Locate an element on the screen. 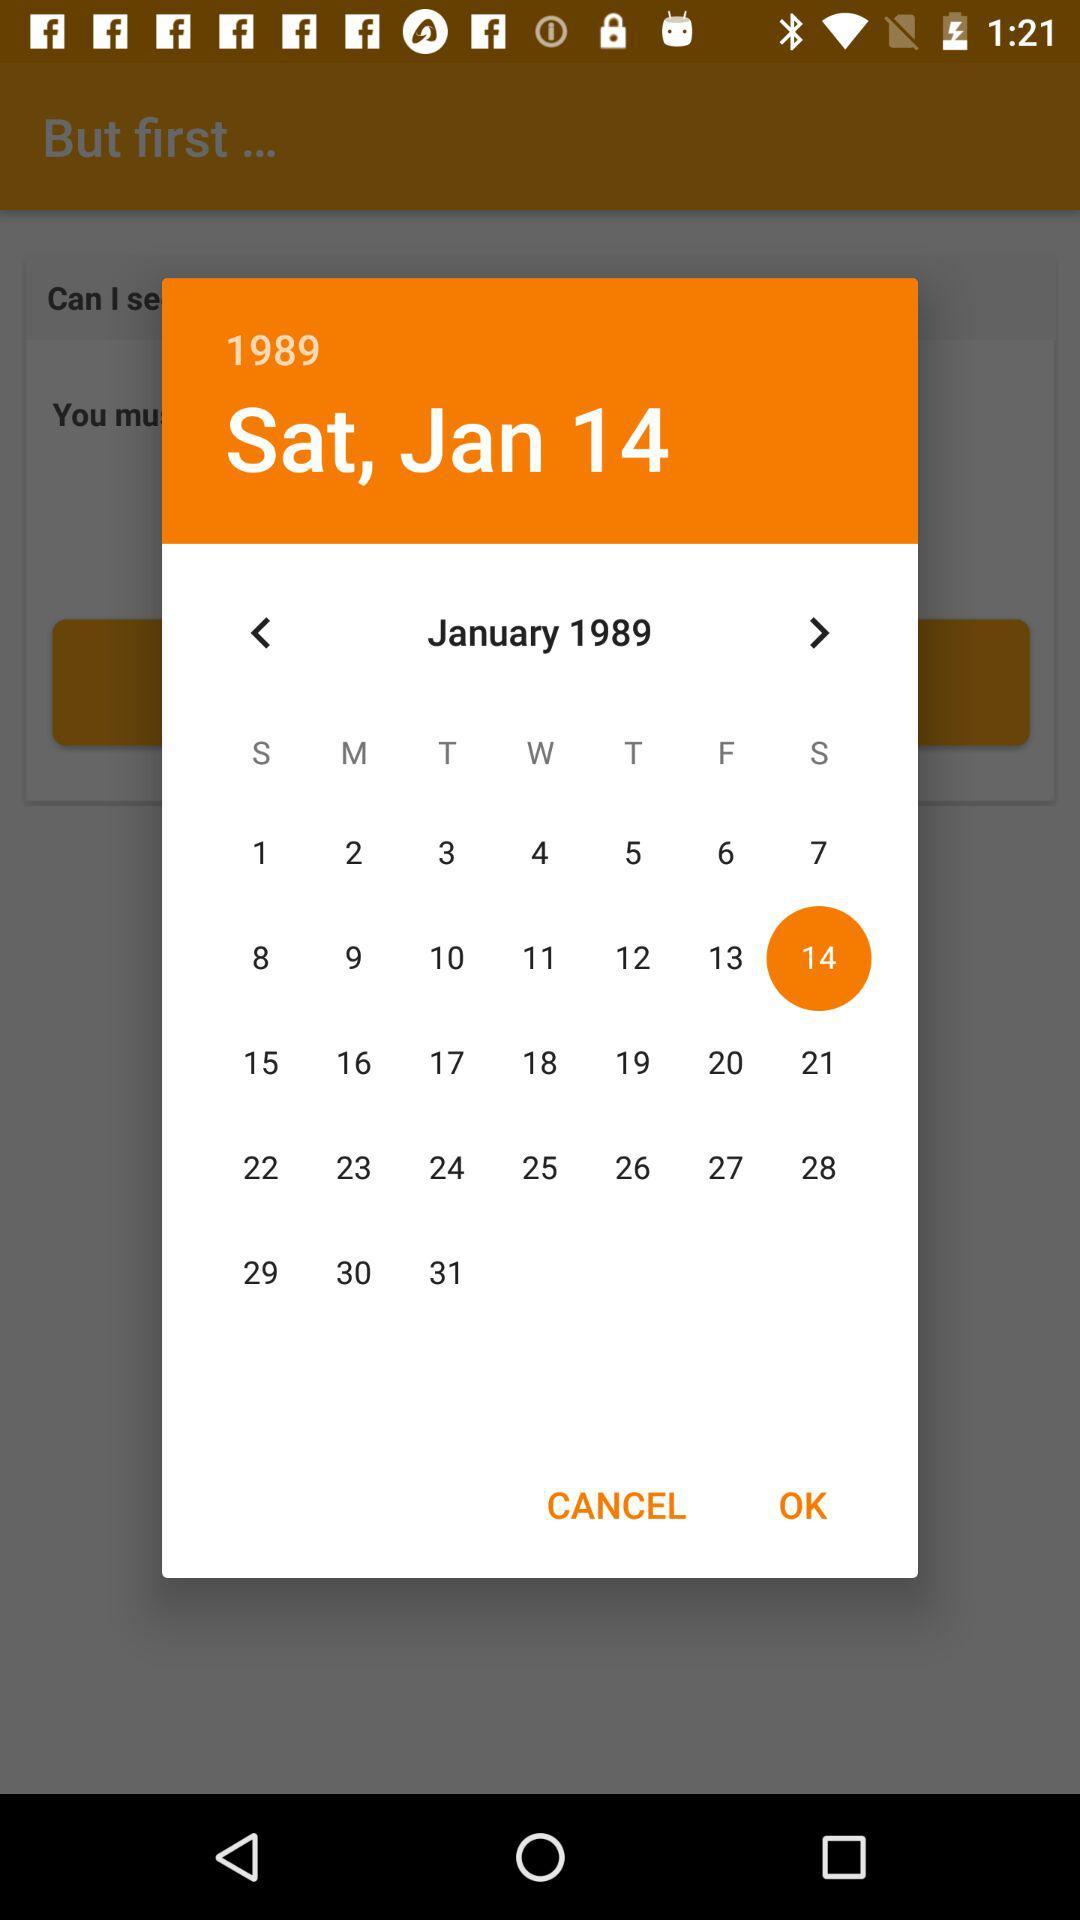  item to the right of the cancel item is located at coordinates (801, 1504).